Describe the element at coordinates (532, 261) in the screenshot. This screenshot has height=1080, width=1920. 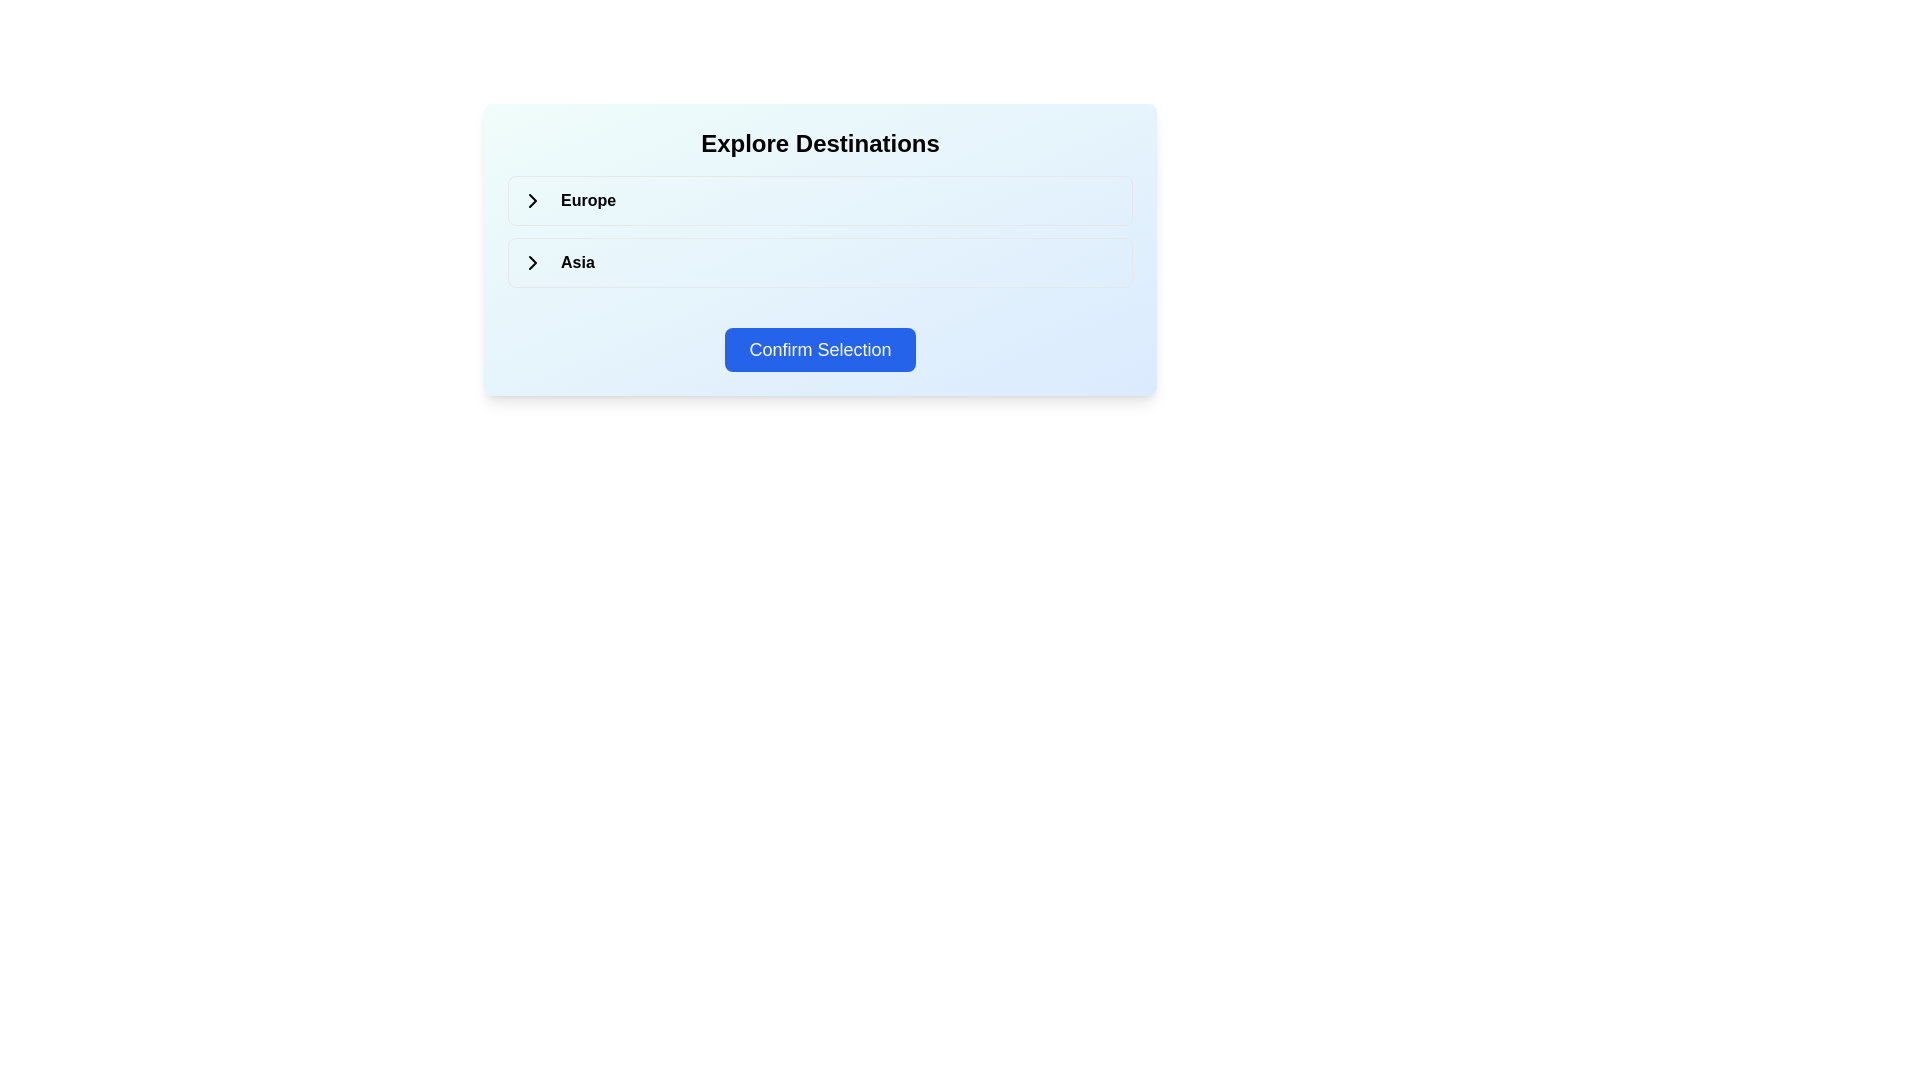
I see `the right-facing chevron icon located on the extreme left side of the 'Asia' entry in the 'Explore Destinations' list` at that location.